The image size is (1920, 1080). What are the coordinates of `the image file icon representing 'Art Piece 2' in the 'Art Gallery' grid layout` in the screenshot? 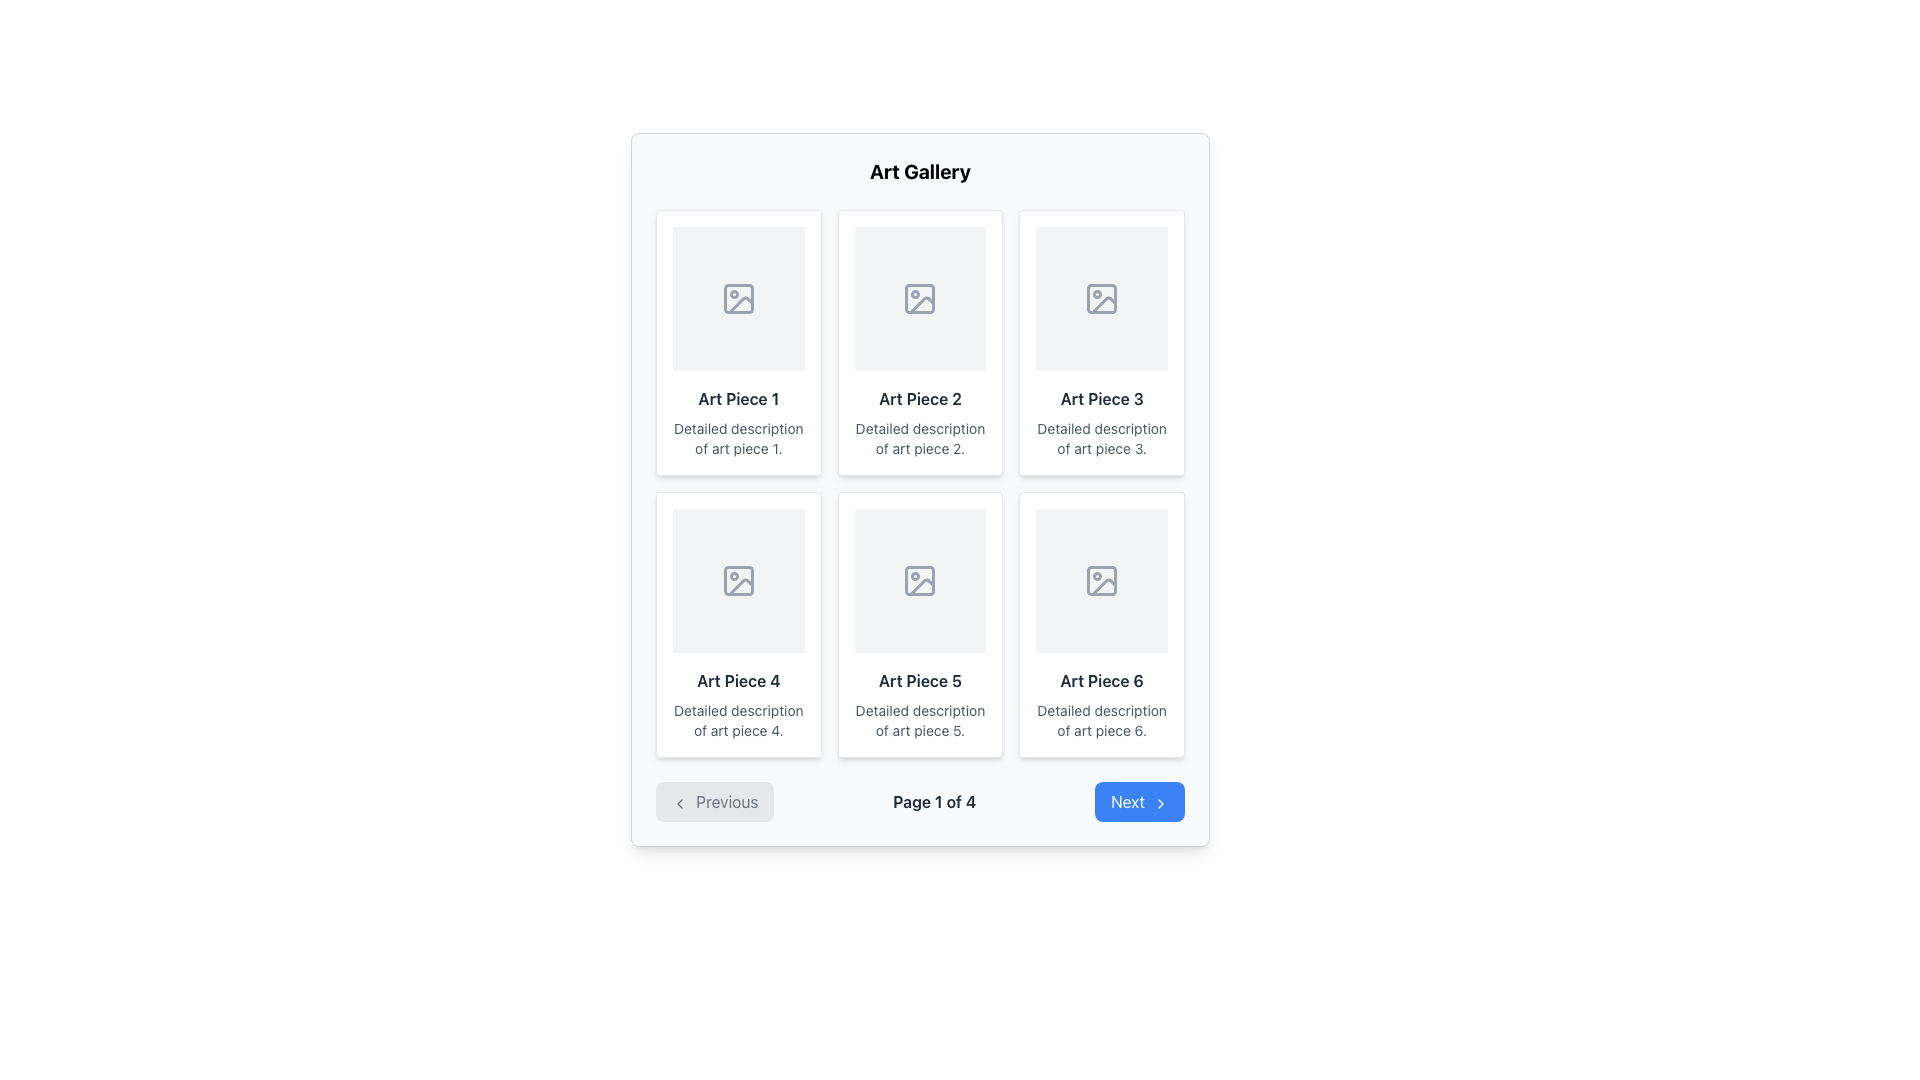 It's located at (919, 299).